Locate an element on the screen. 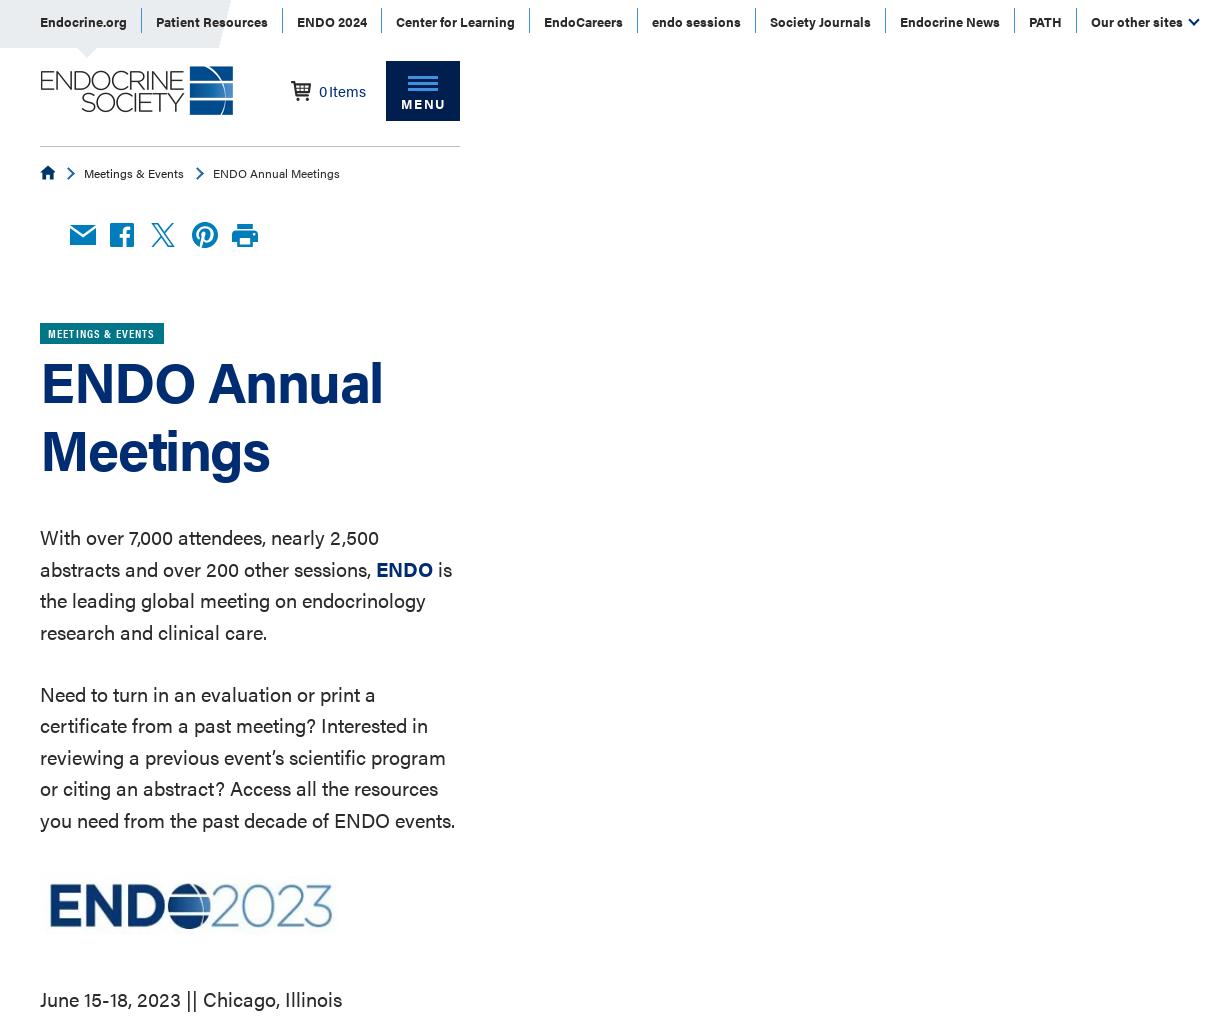 This screenshot has width=1208, height=1019. 'Our other sites' is located at coordinates (1138, 20).